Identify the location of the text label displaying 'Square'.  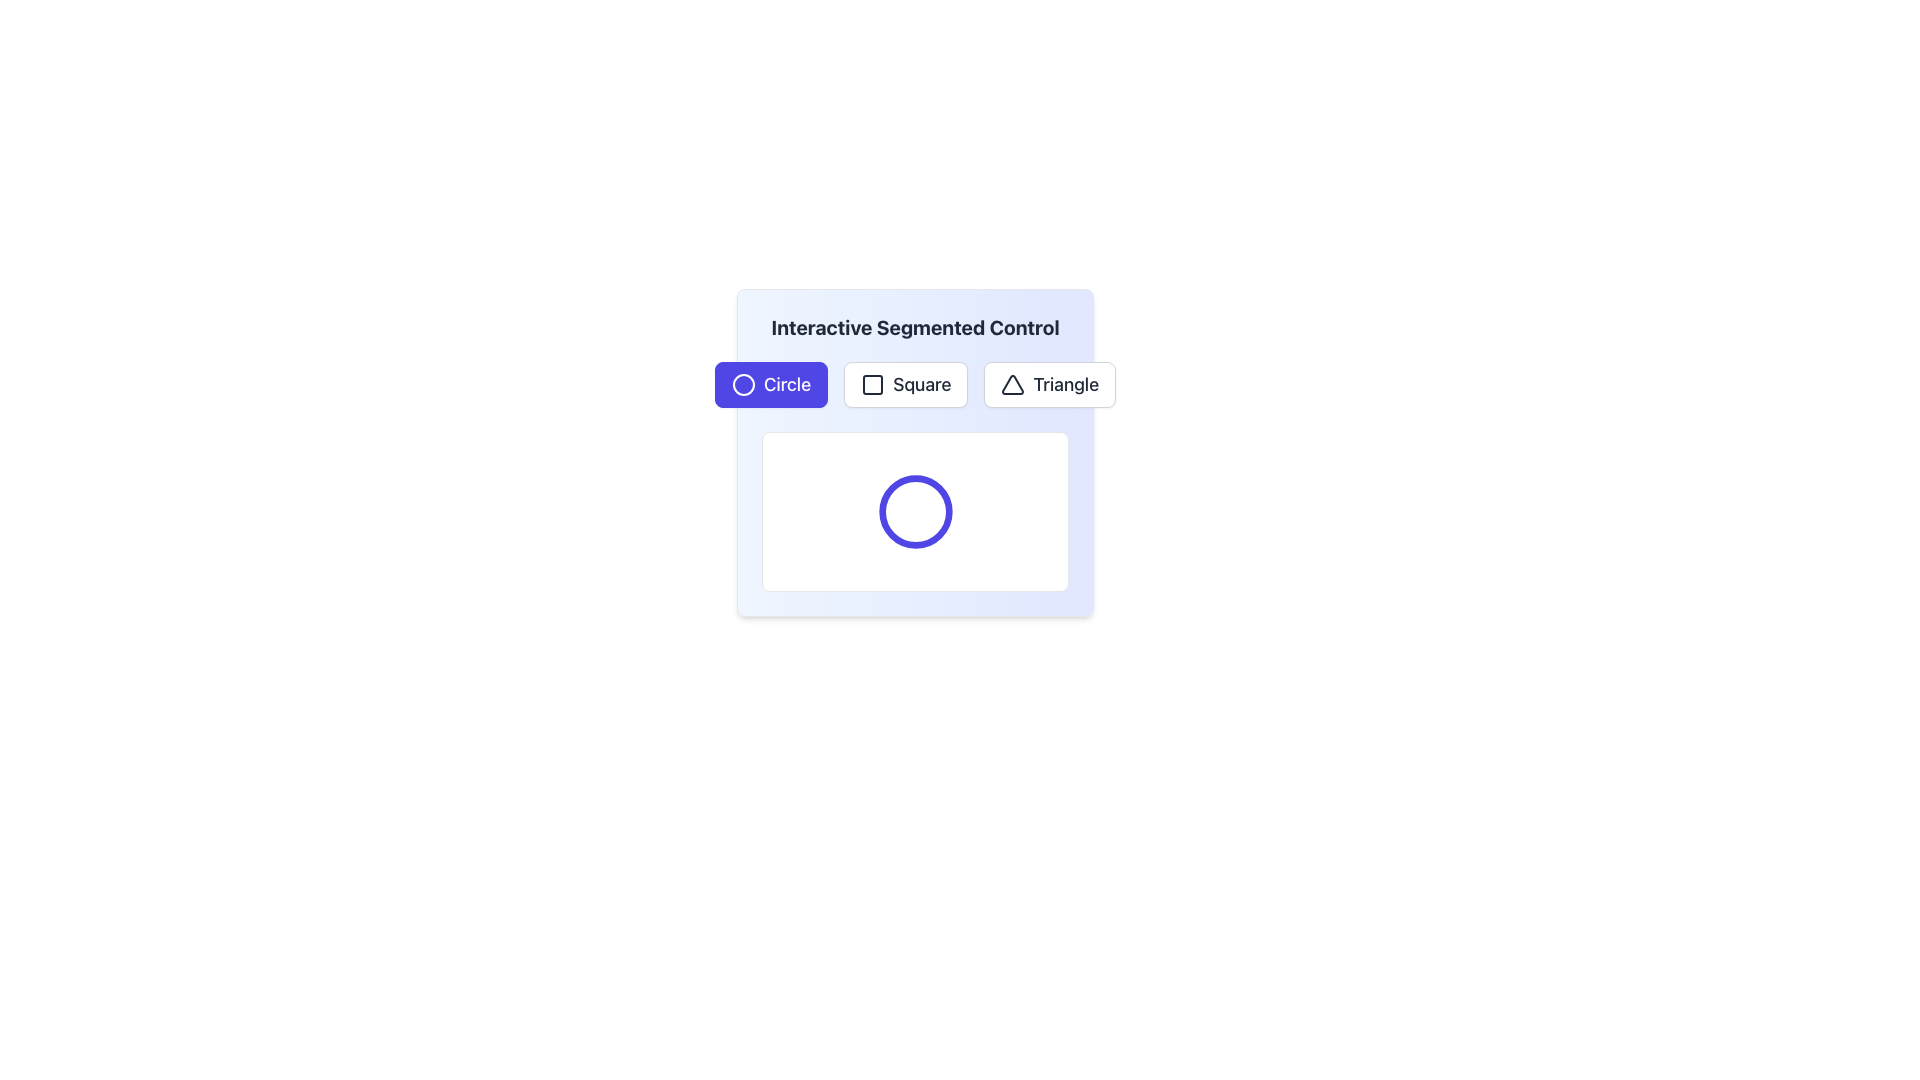
(920, 385).